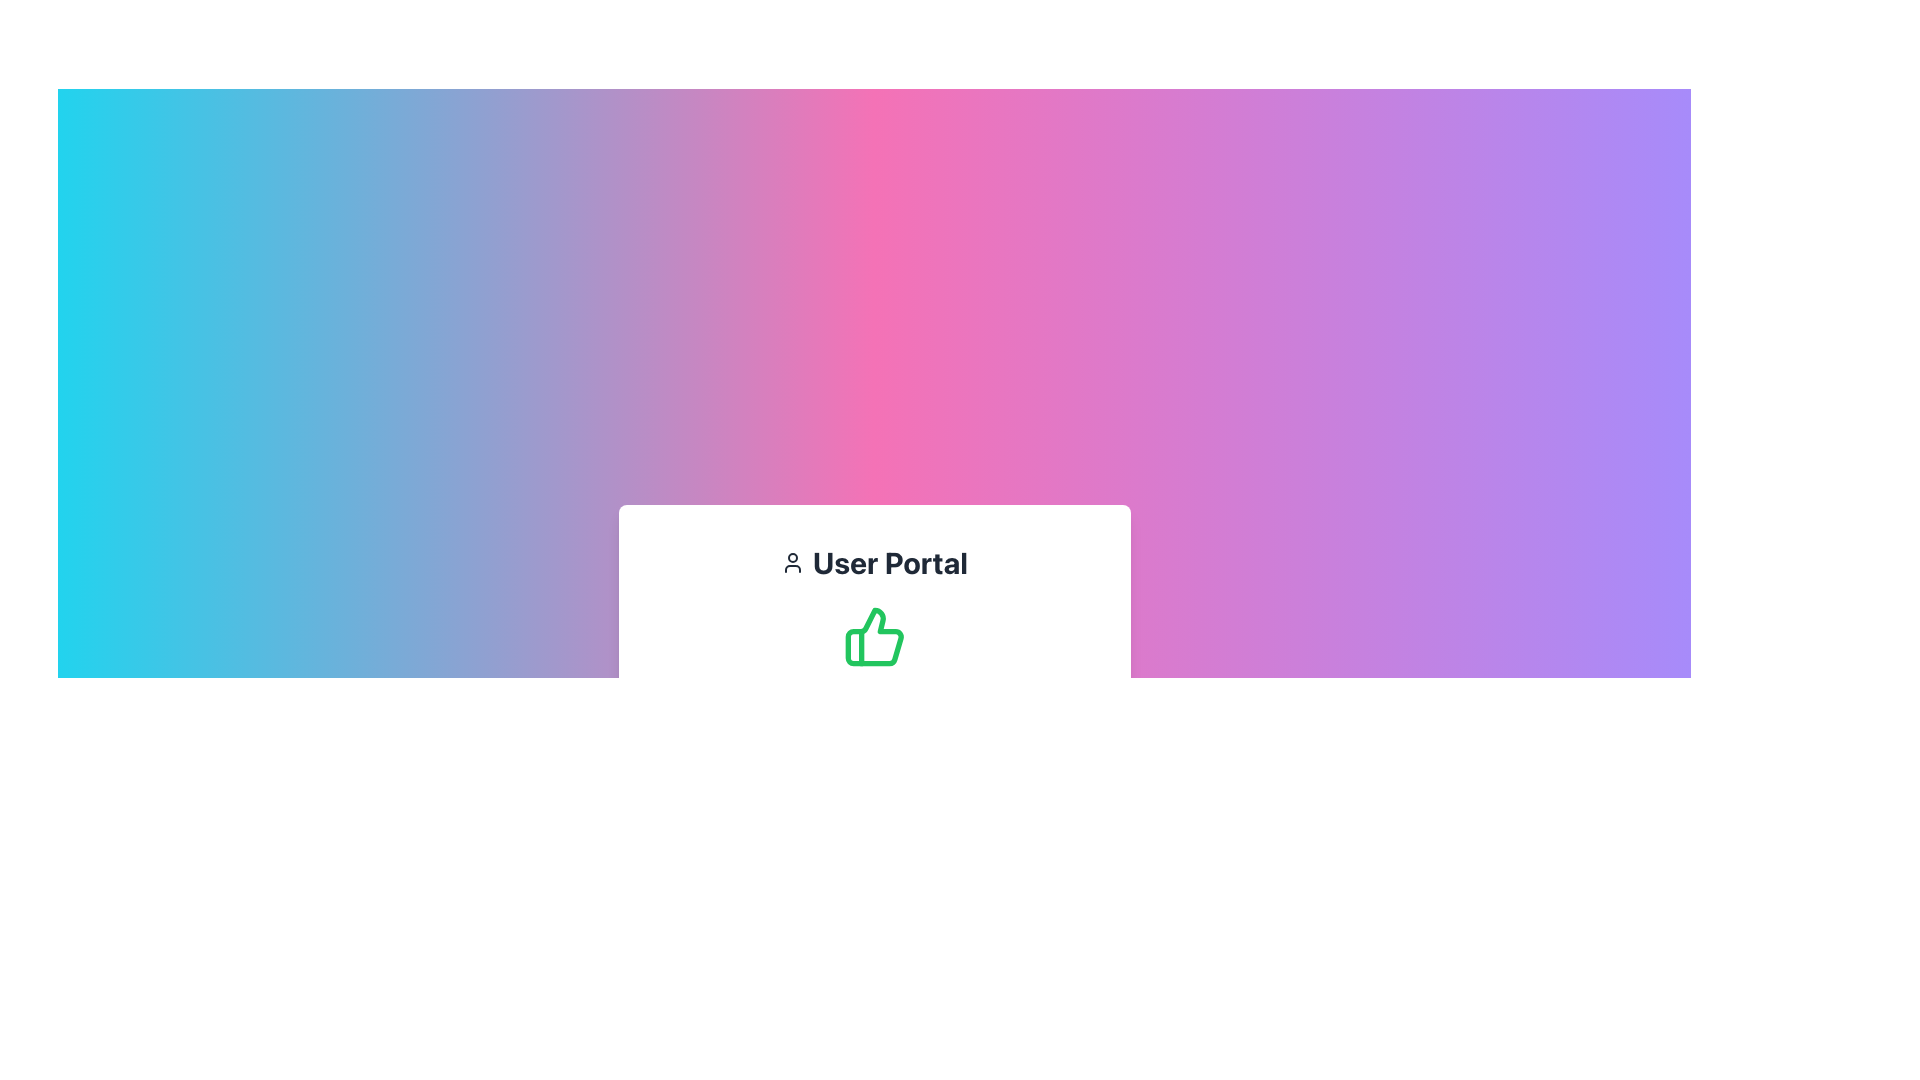 The image size is (1920, 1080). Describe the element at coordinates (874, 636) in the screenshot. I see `the thumbs-up icon indicating approval within the 'User Portal' card component` at that location.